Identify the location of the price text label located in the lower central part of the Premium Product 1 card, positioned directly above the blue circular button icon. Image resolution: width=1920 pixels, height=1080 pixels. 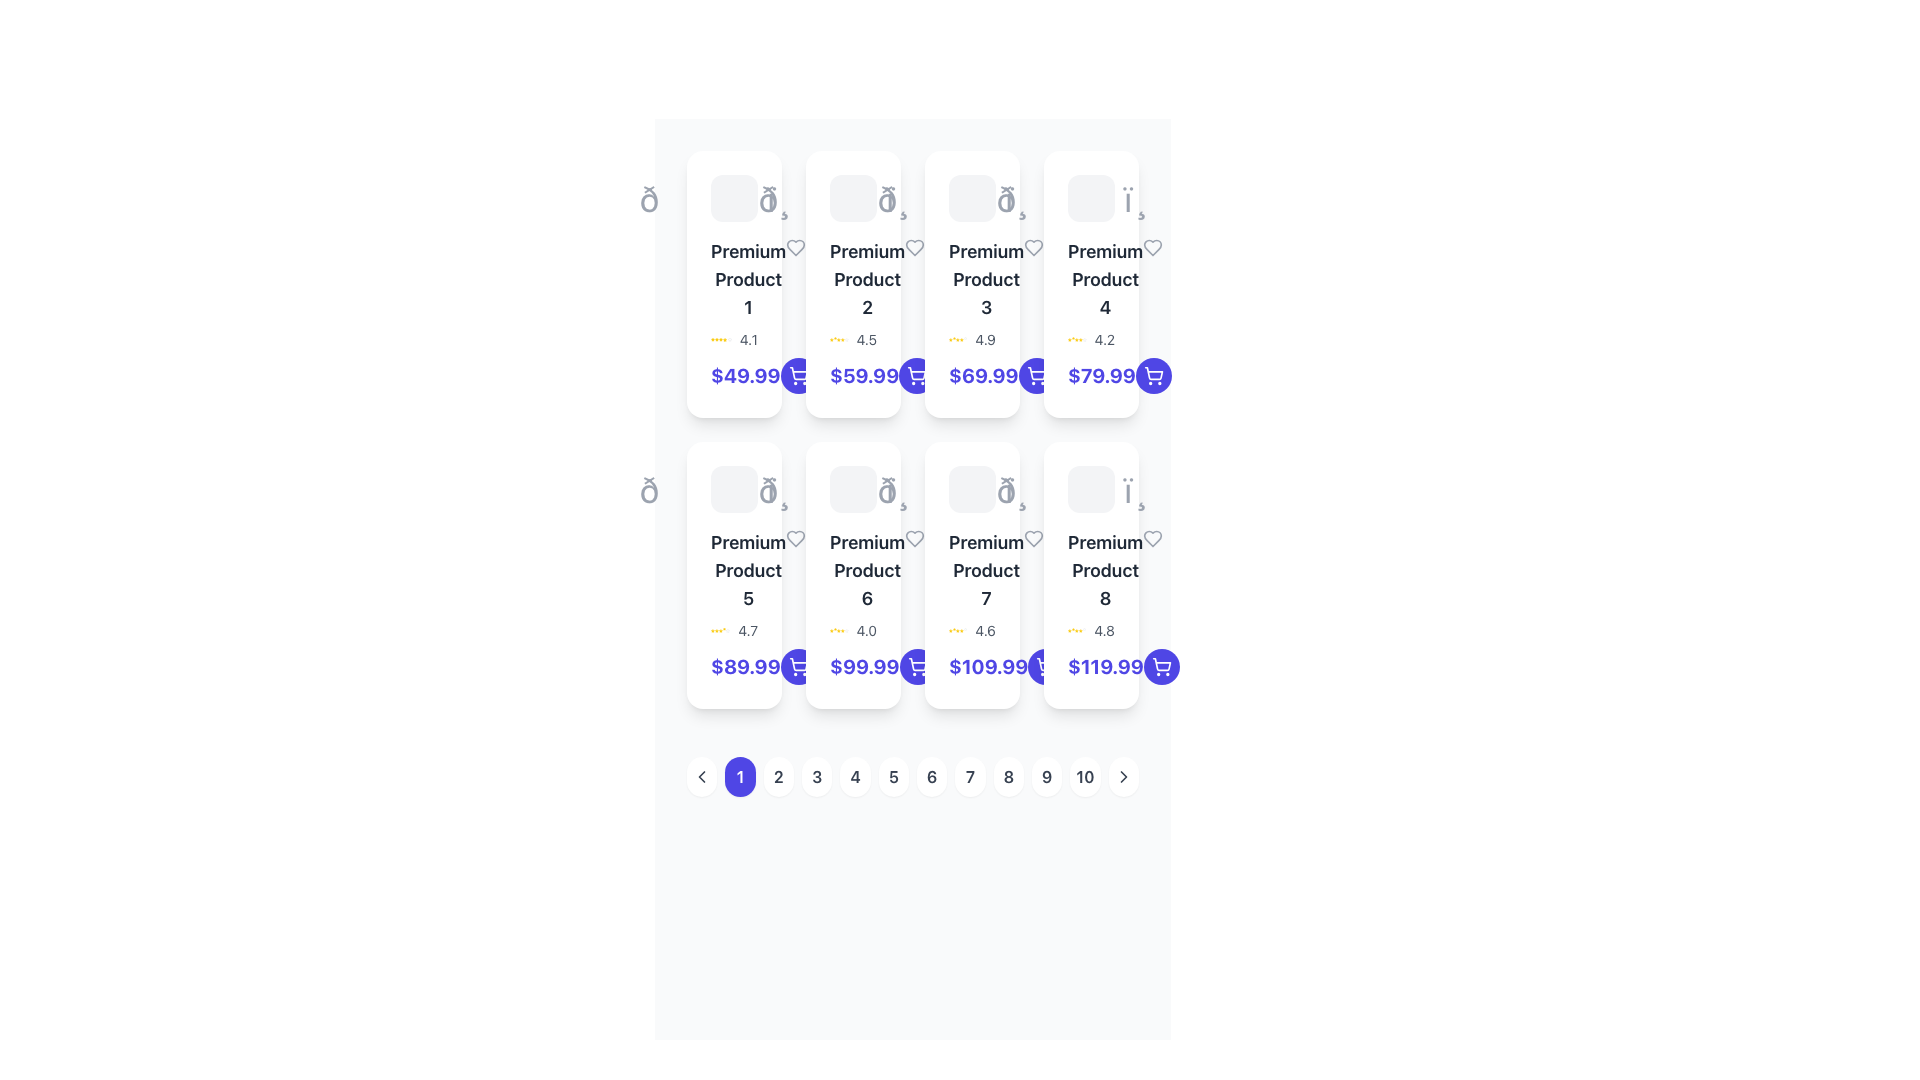
(733, 375).